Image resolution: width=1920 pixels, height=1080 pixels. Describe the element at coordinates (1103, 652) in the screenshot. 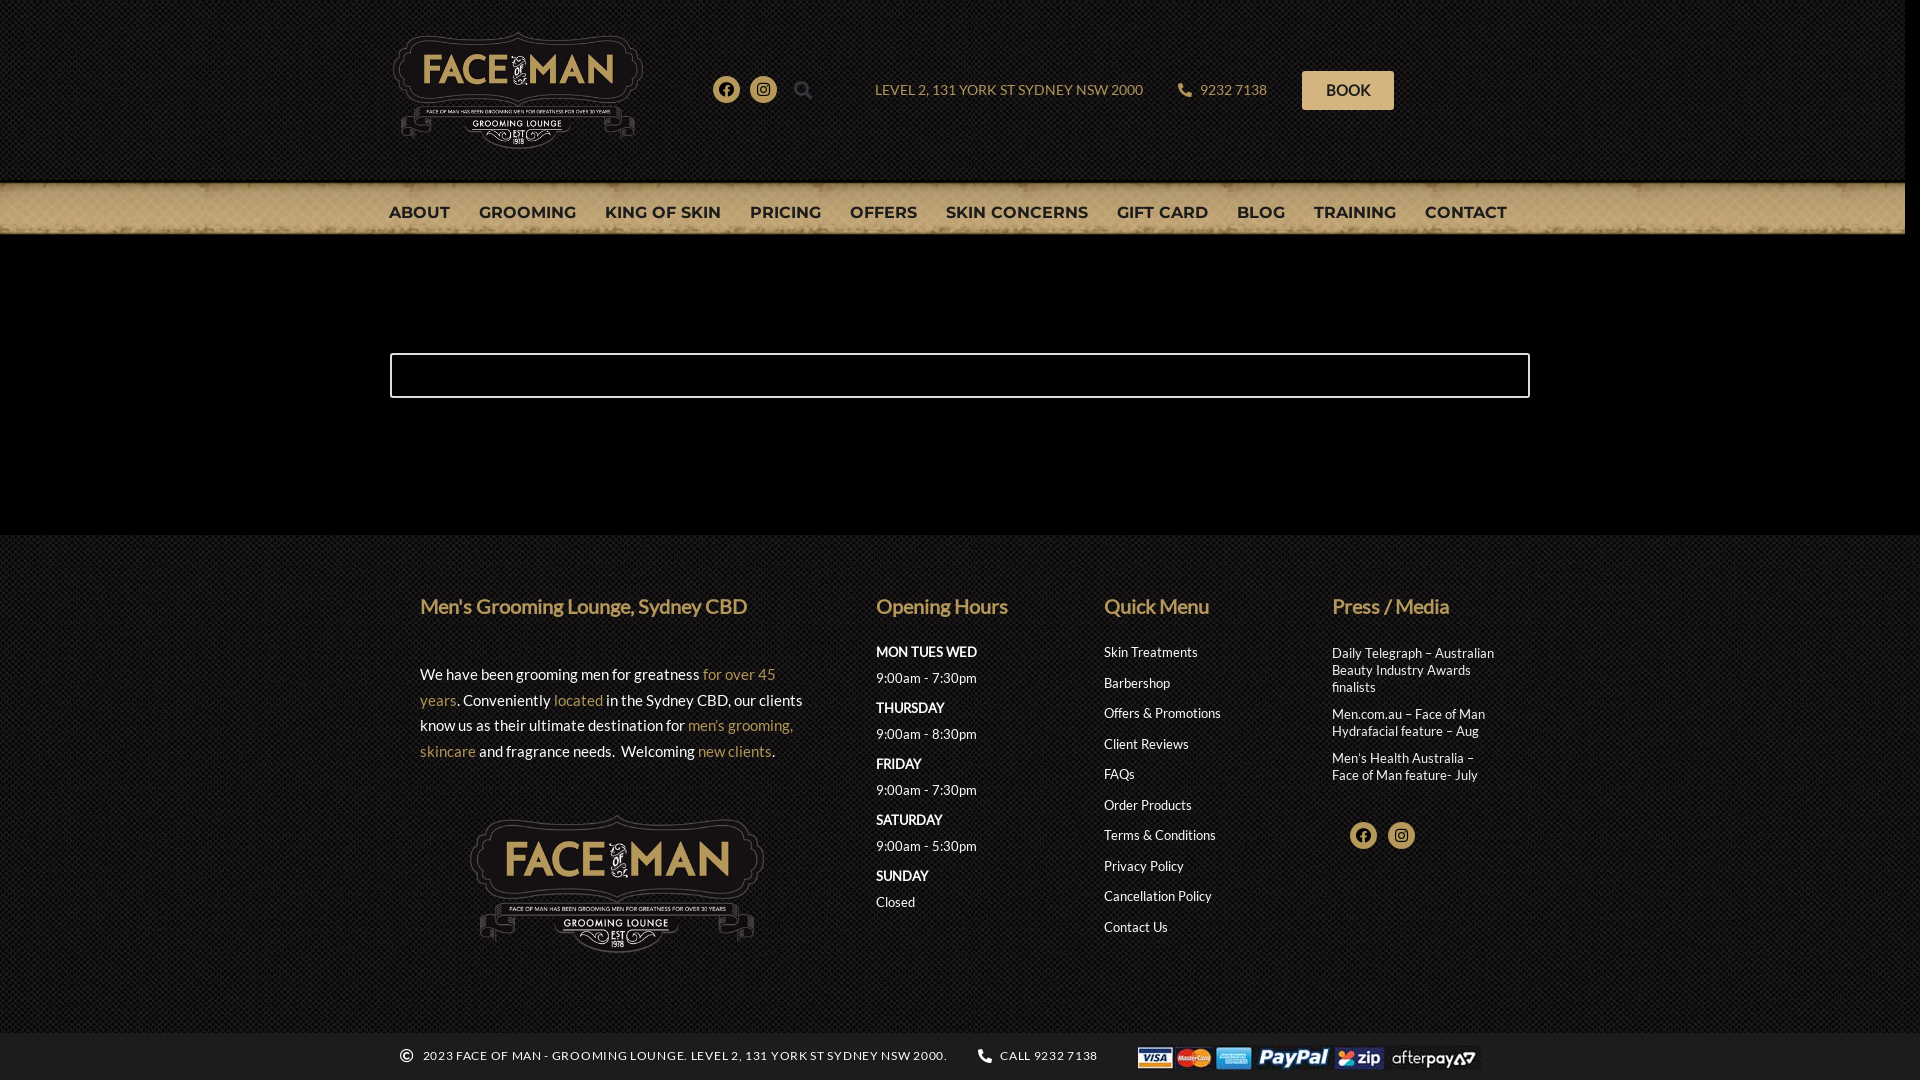

I see `'Skin Treatments'` at that location.